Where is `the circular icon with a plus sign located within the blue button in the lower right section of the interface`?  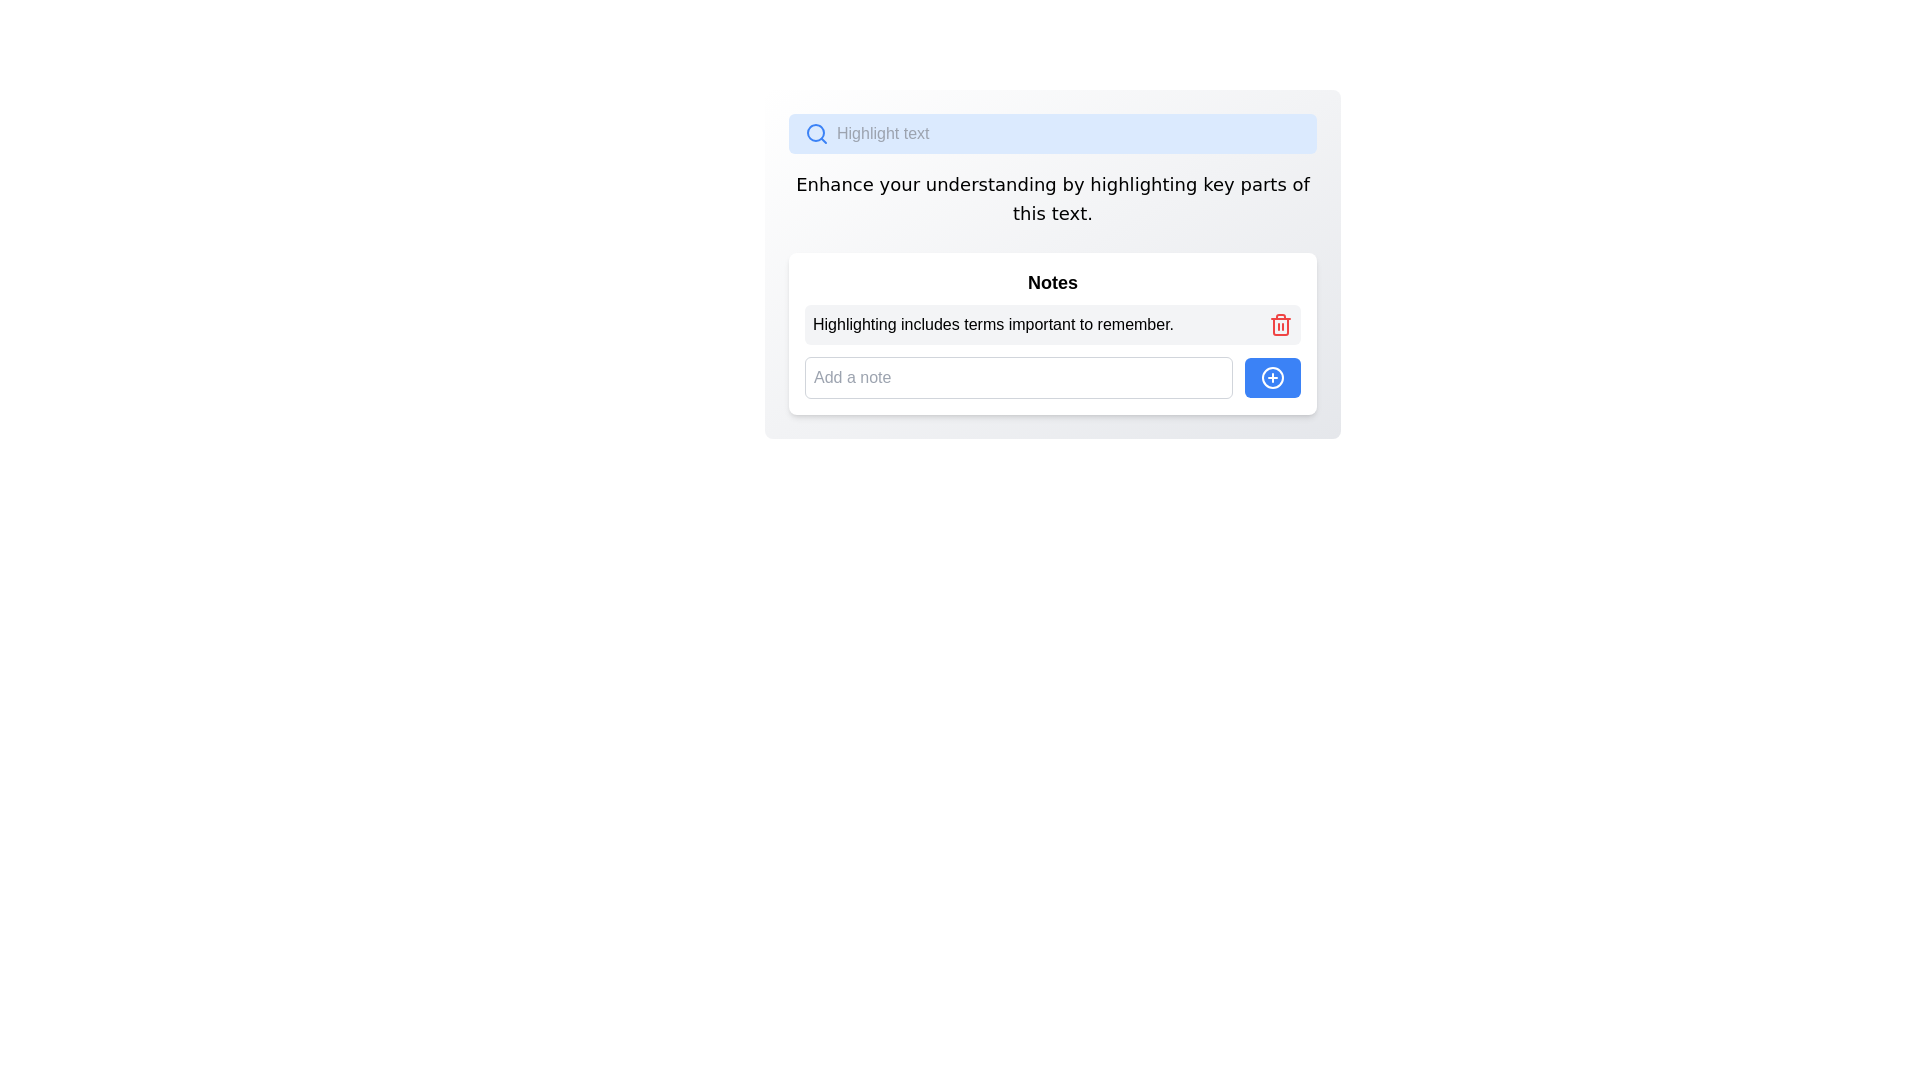 the circular icon with a plus sign located within the blue button in the lower right section of the interface is located at coordinates (1271, 377).